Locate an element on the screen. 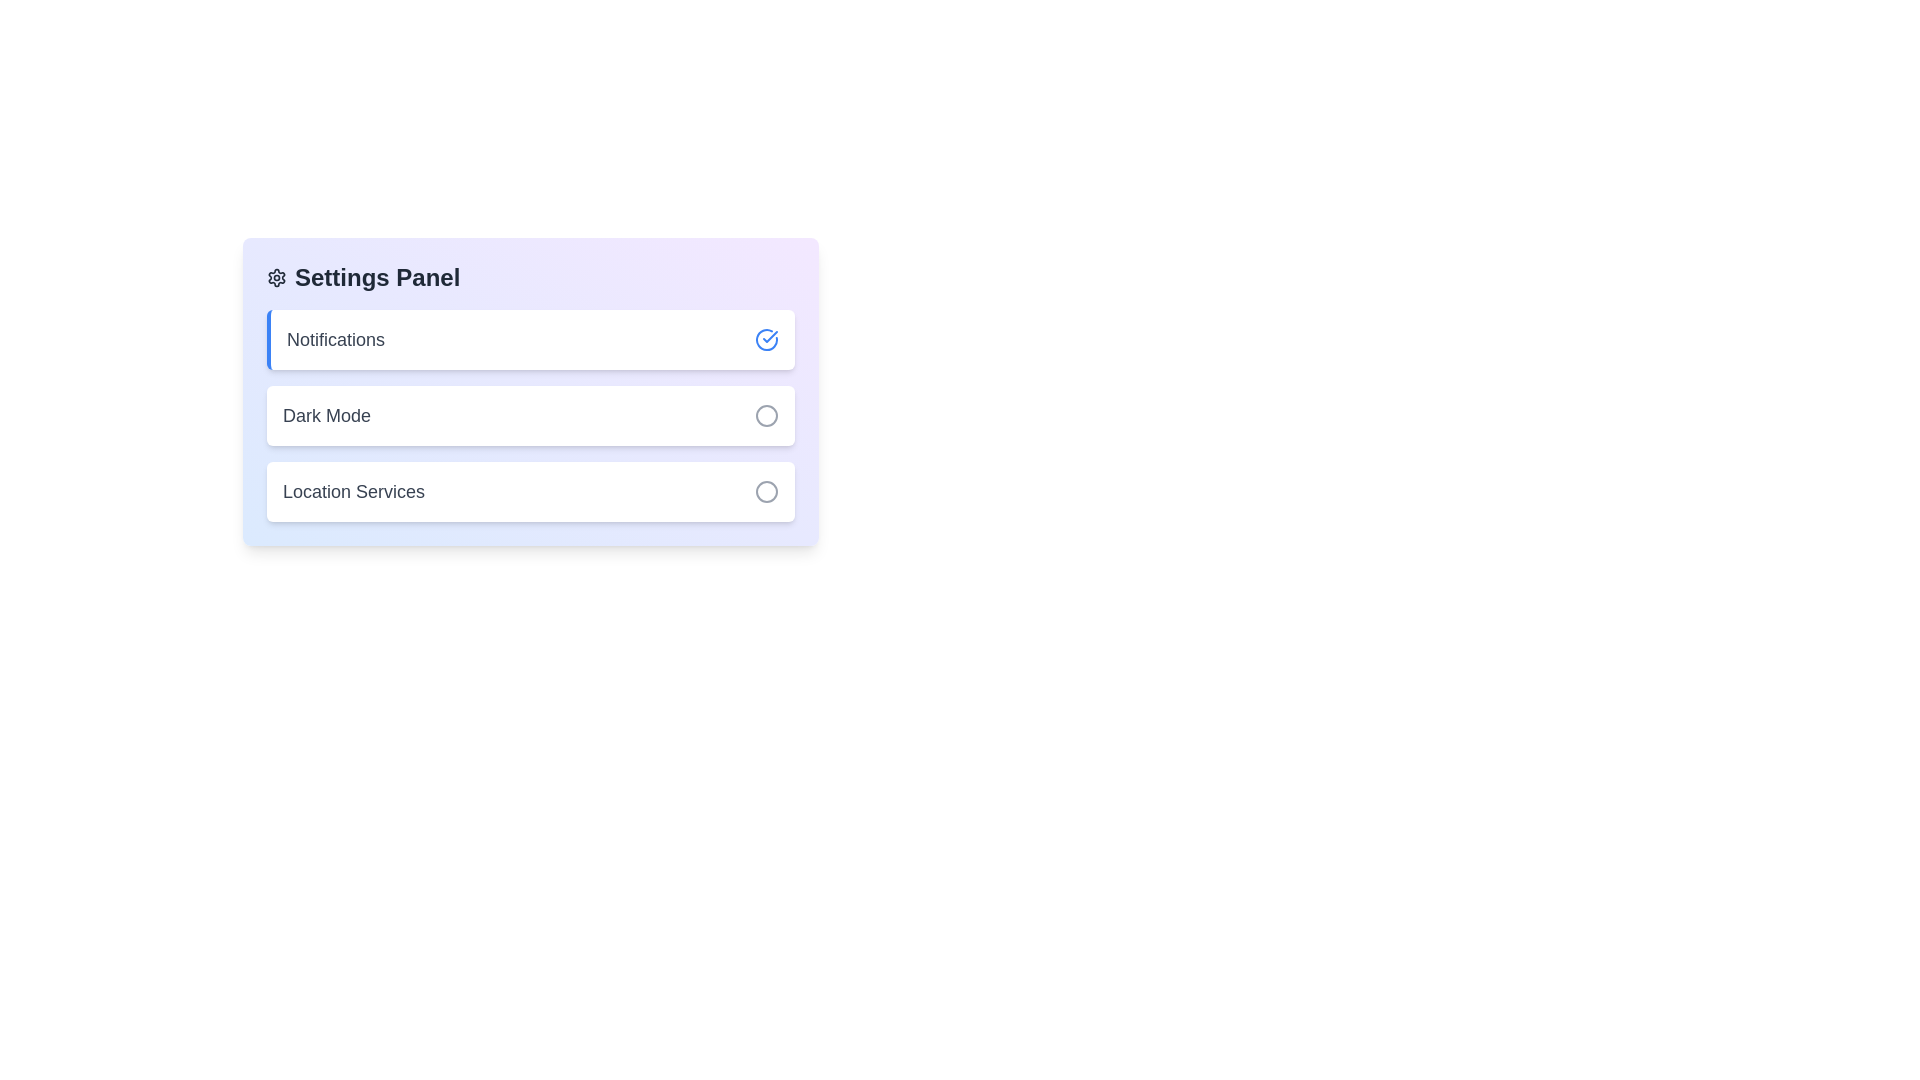  the title of the settings panel is located at coordinates (531, 277).